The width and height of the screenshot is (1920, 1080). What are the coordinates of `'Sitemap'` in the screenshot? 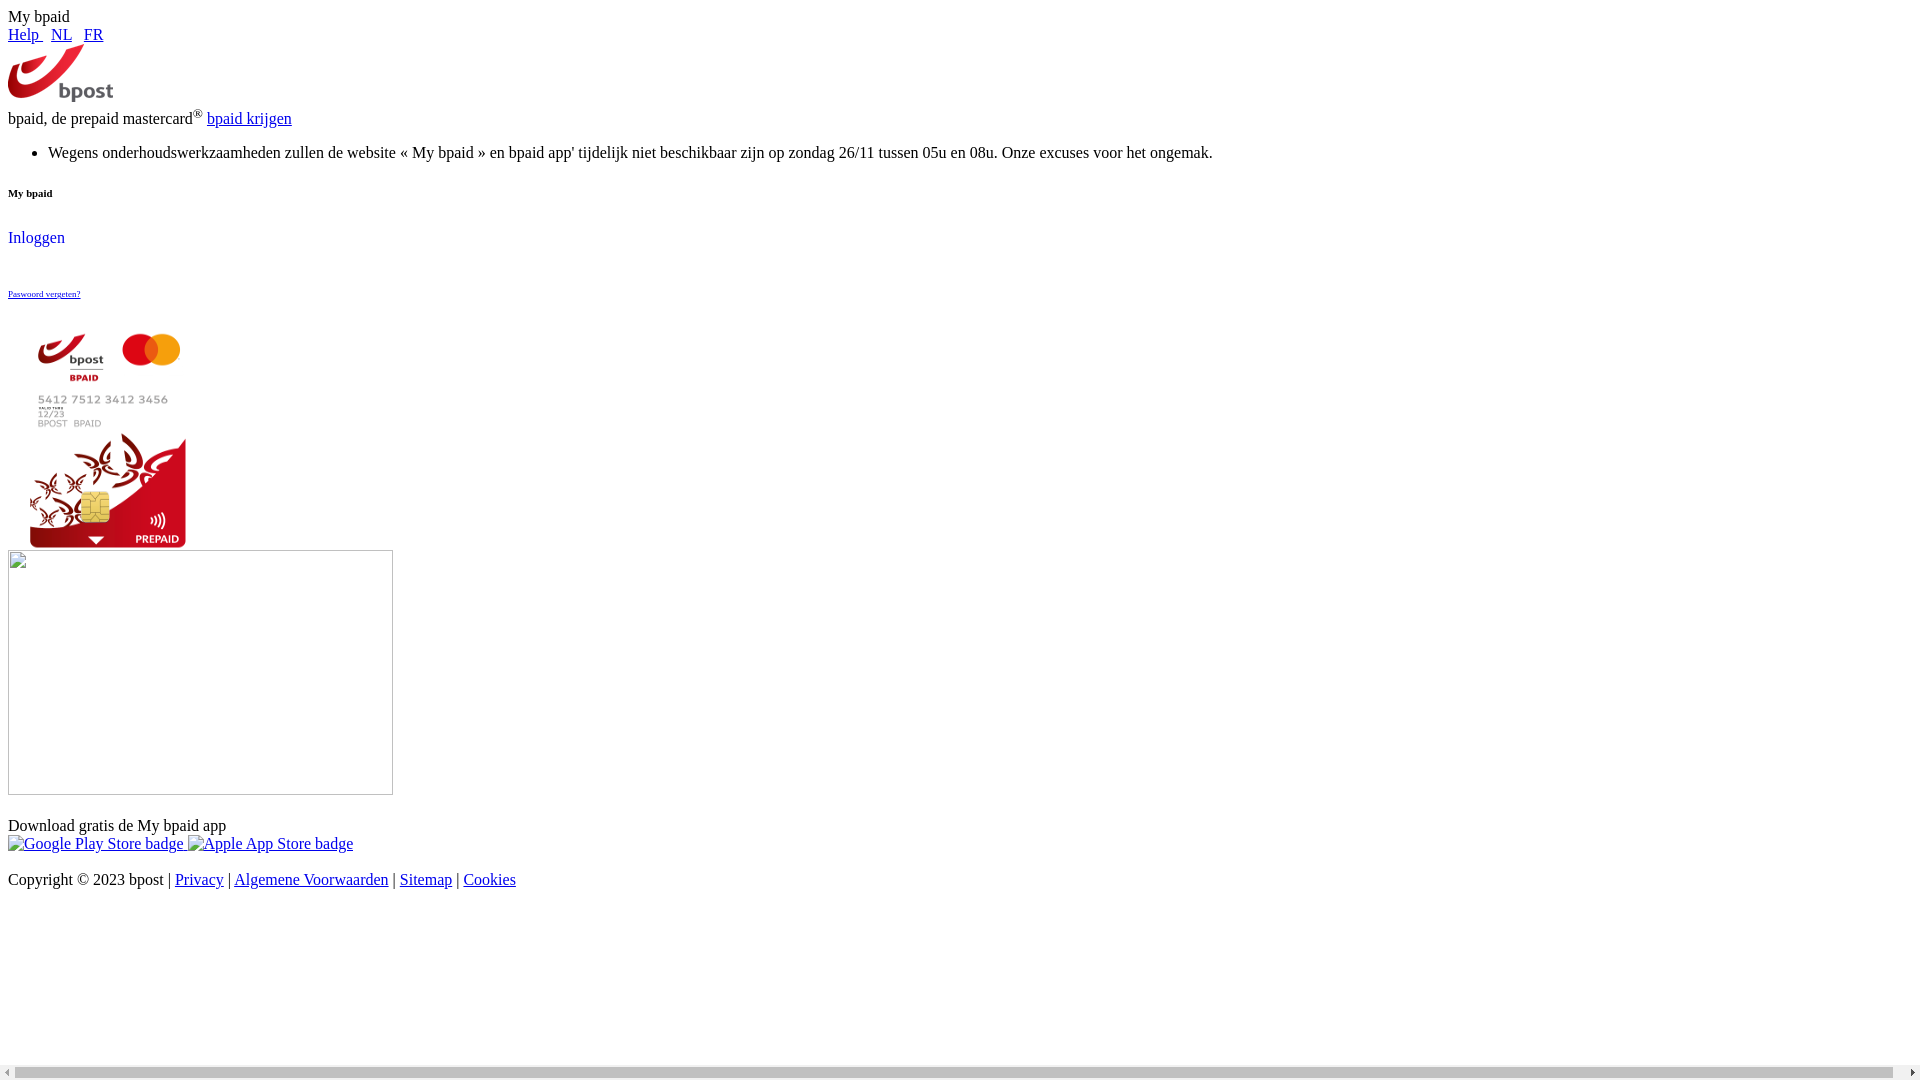 It's located at (425, 878).